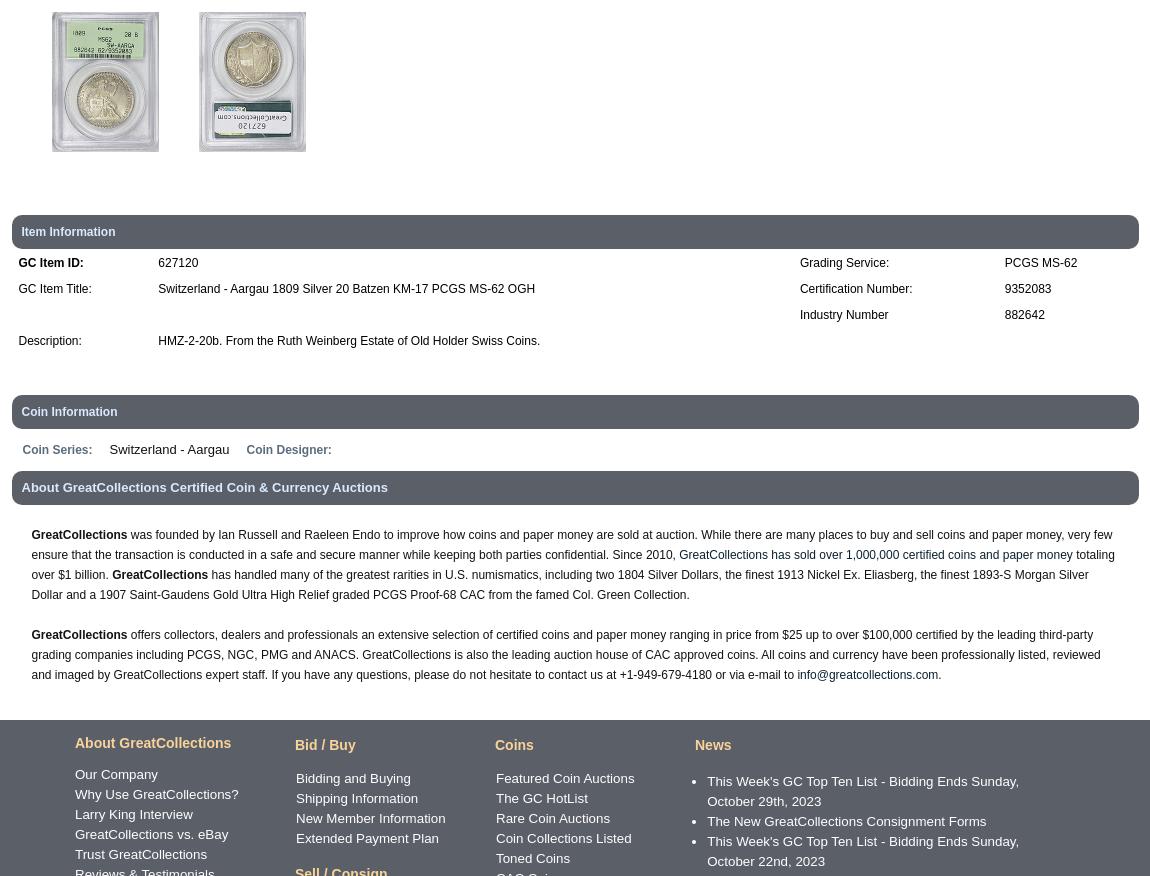 The image size is (1150, 876). I want to click on 'Coin Designer:', so click(288, 449).